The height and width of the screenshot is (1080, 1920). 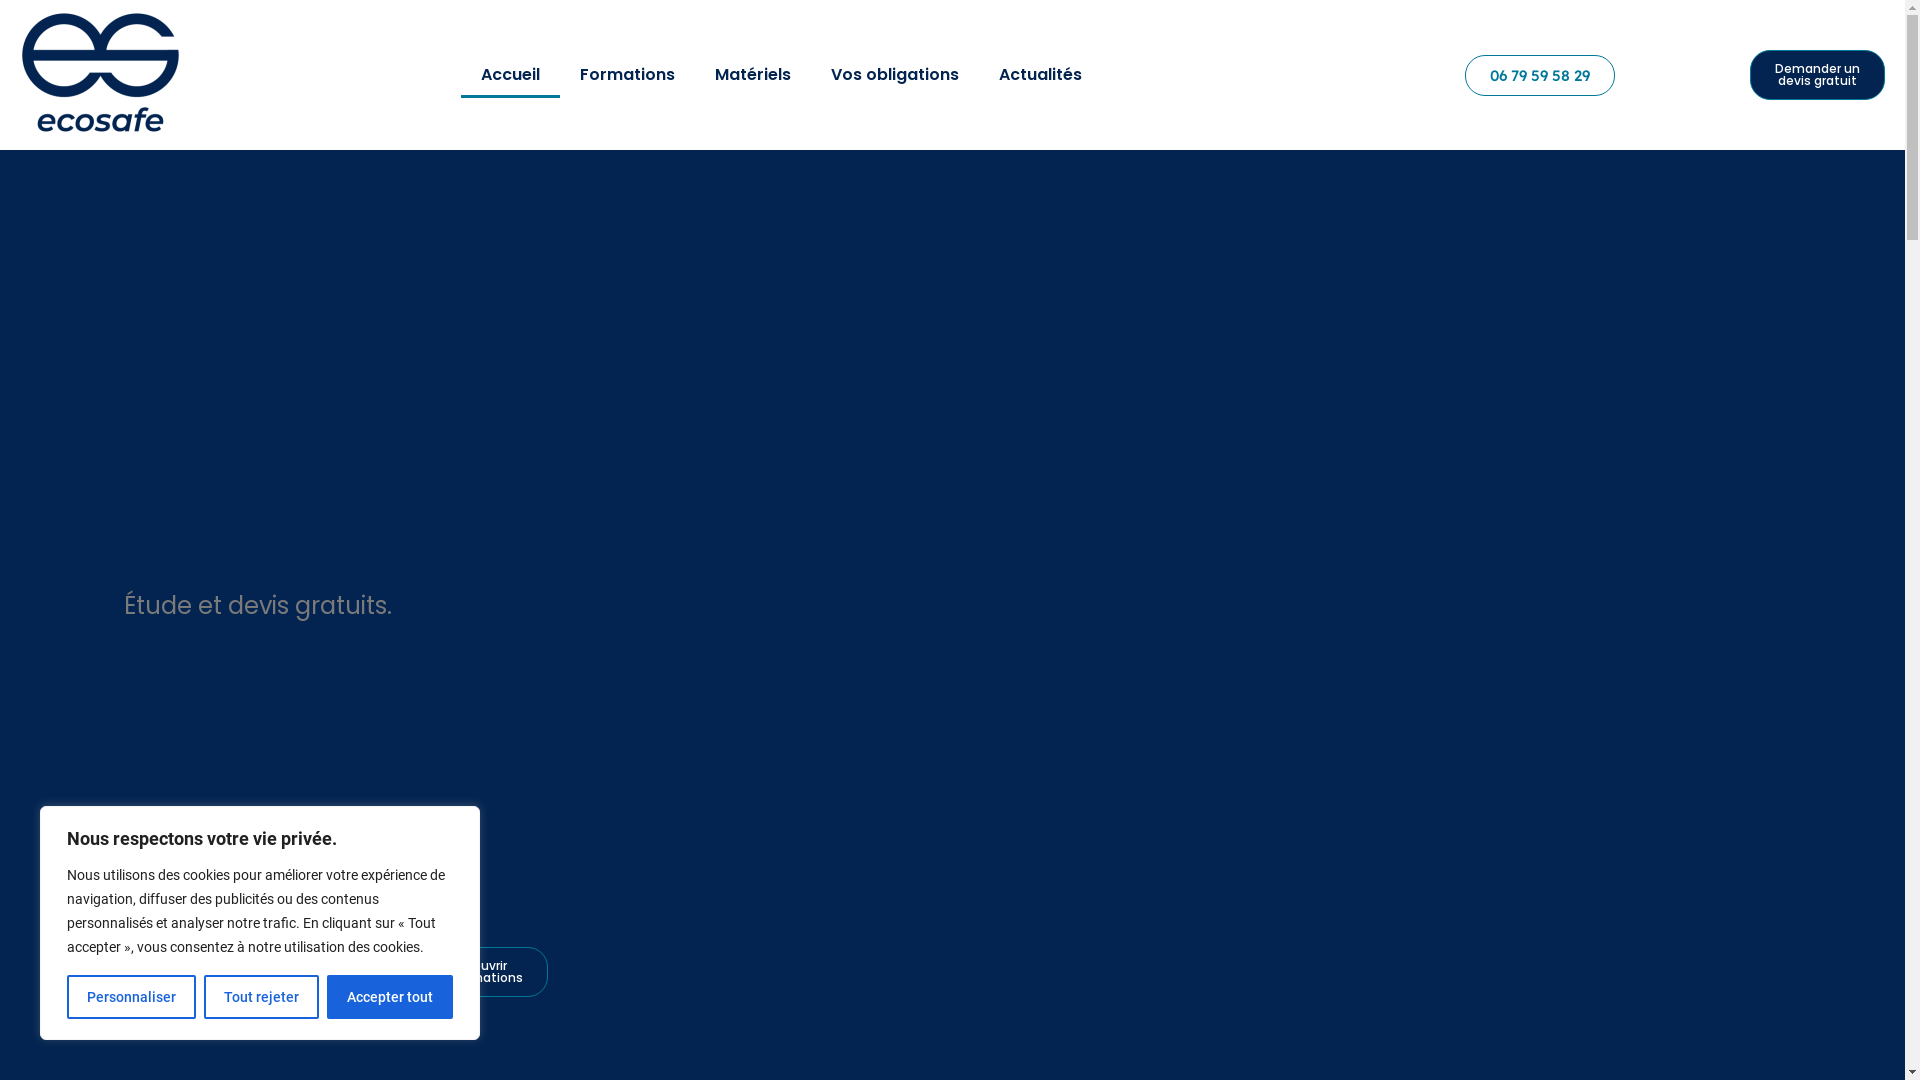 What do you see at coordinates (560, 73) in the screenshot?
I see `'Formations'` at bounding box center [560, 73].